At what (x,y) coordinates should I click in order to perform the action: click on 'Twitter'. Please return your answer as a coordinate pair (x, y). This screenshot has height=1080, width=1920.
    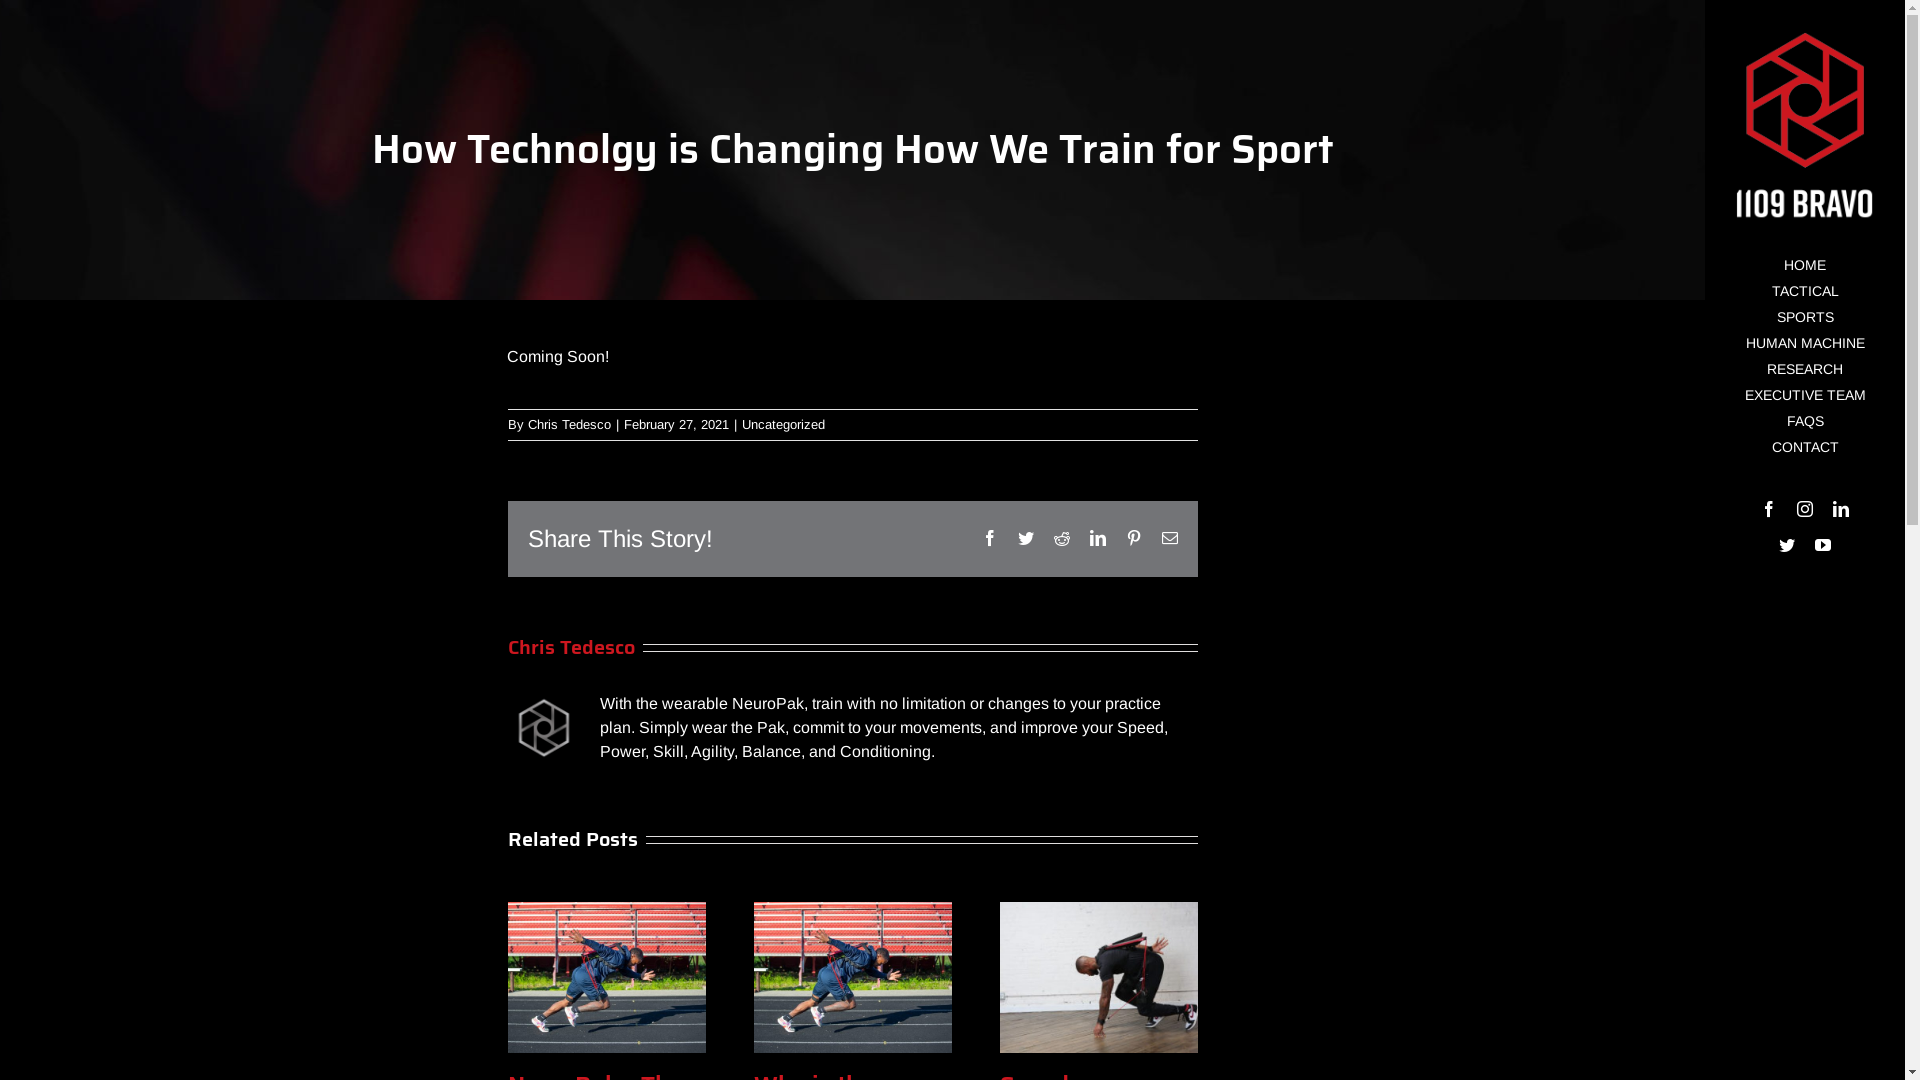
    Looking at the image, I should click on (1026, 536).